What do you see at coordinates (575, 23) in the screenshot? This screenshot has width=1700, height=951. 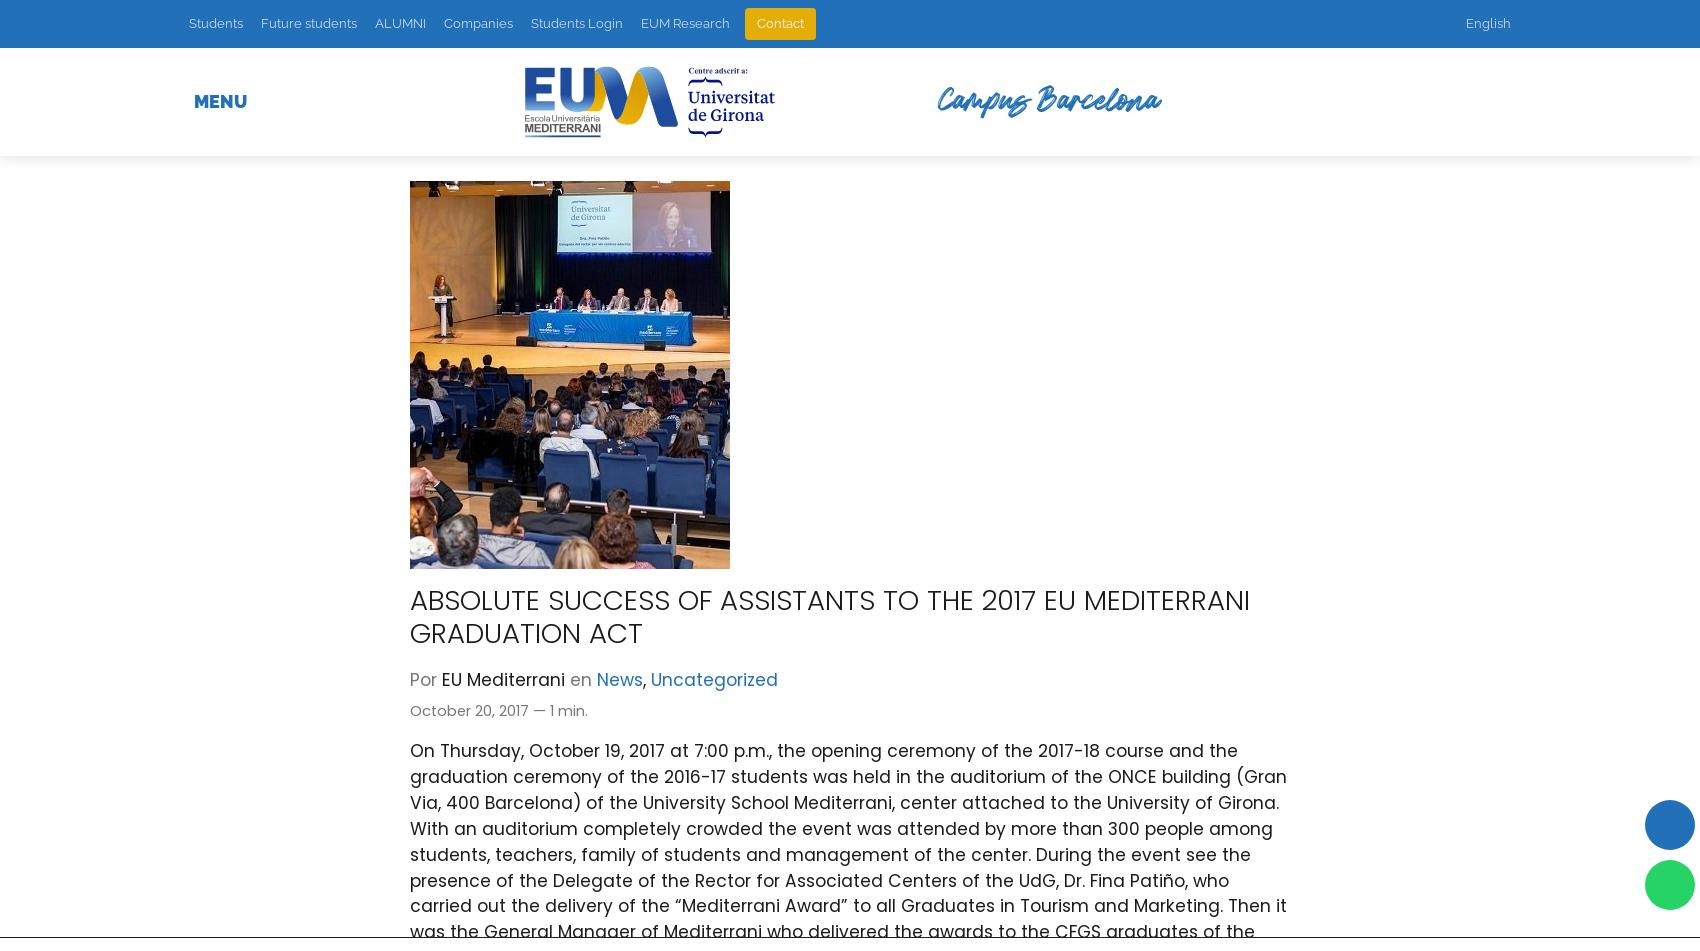 I see `'Students Login'` at bounding box center [575, 23].